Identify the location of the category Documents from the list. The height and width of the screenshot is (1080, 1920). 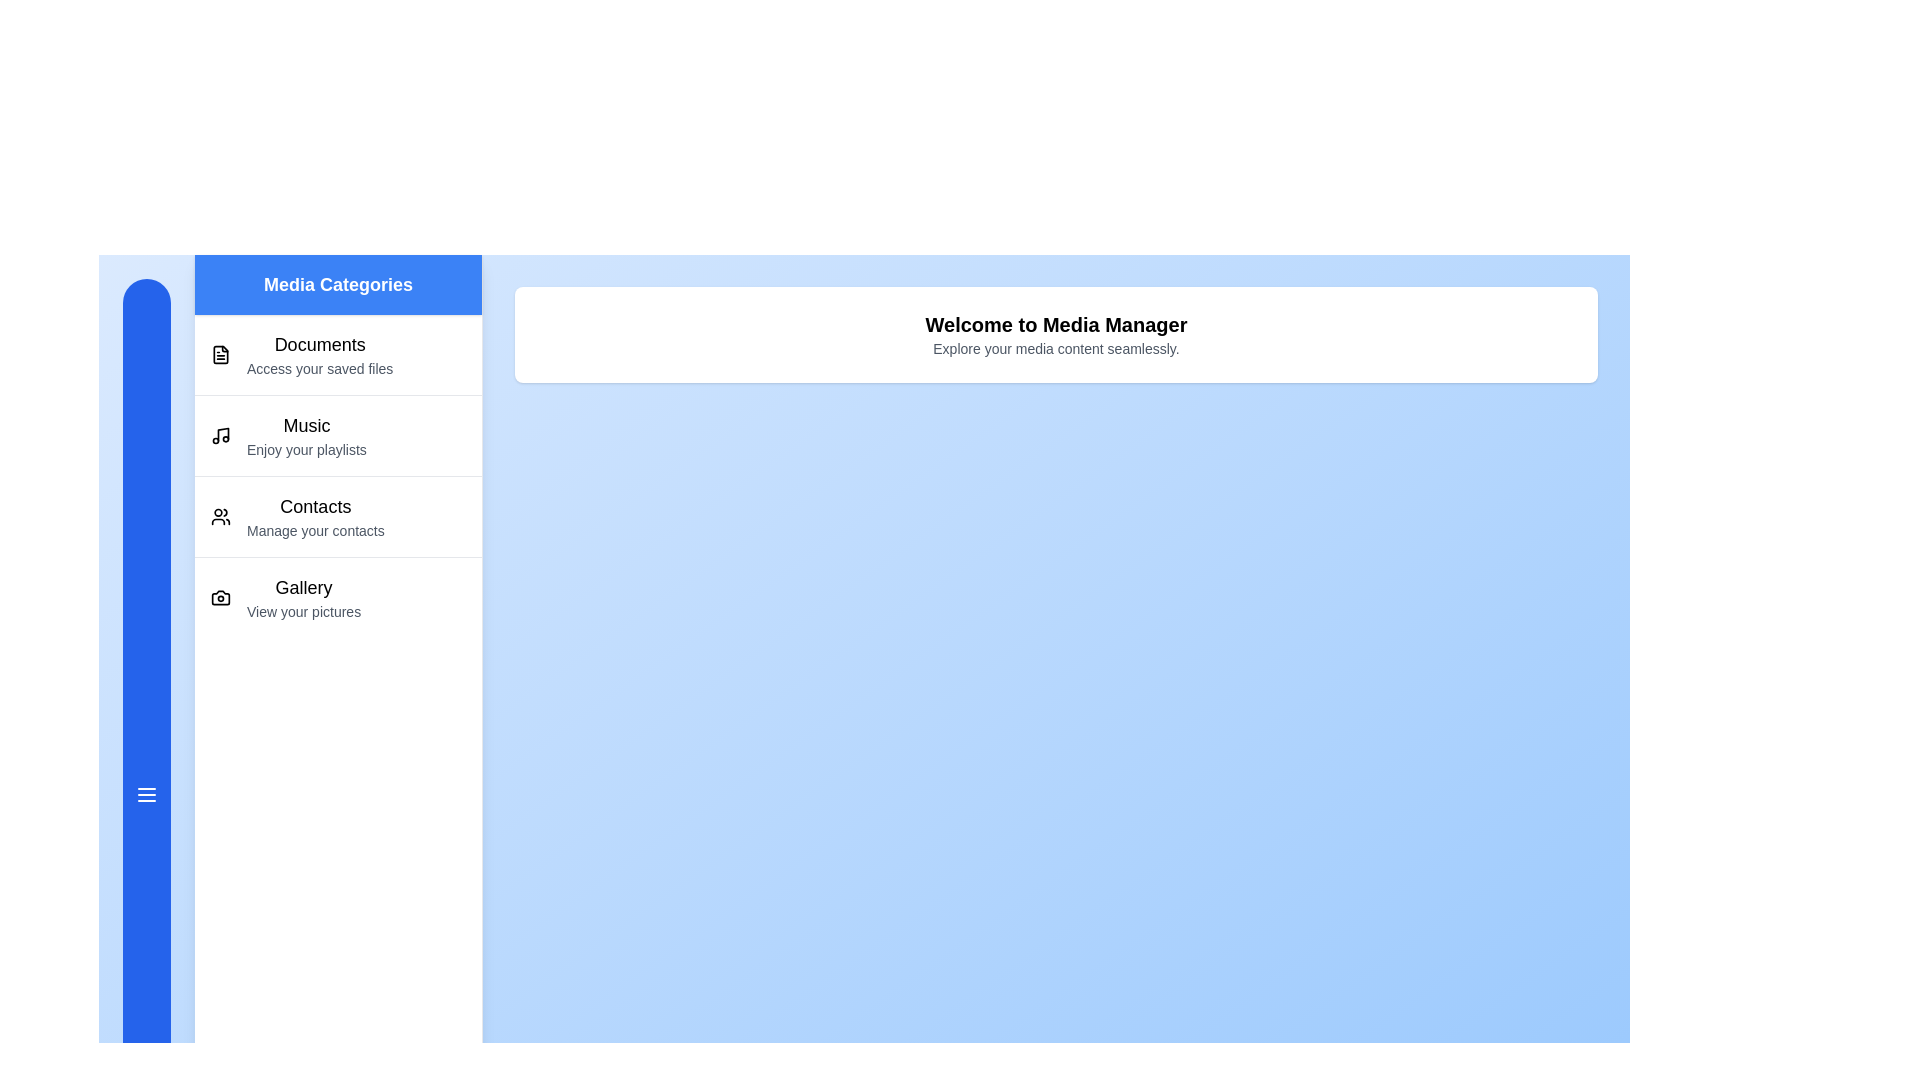
(338, 353).